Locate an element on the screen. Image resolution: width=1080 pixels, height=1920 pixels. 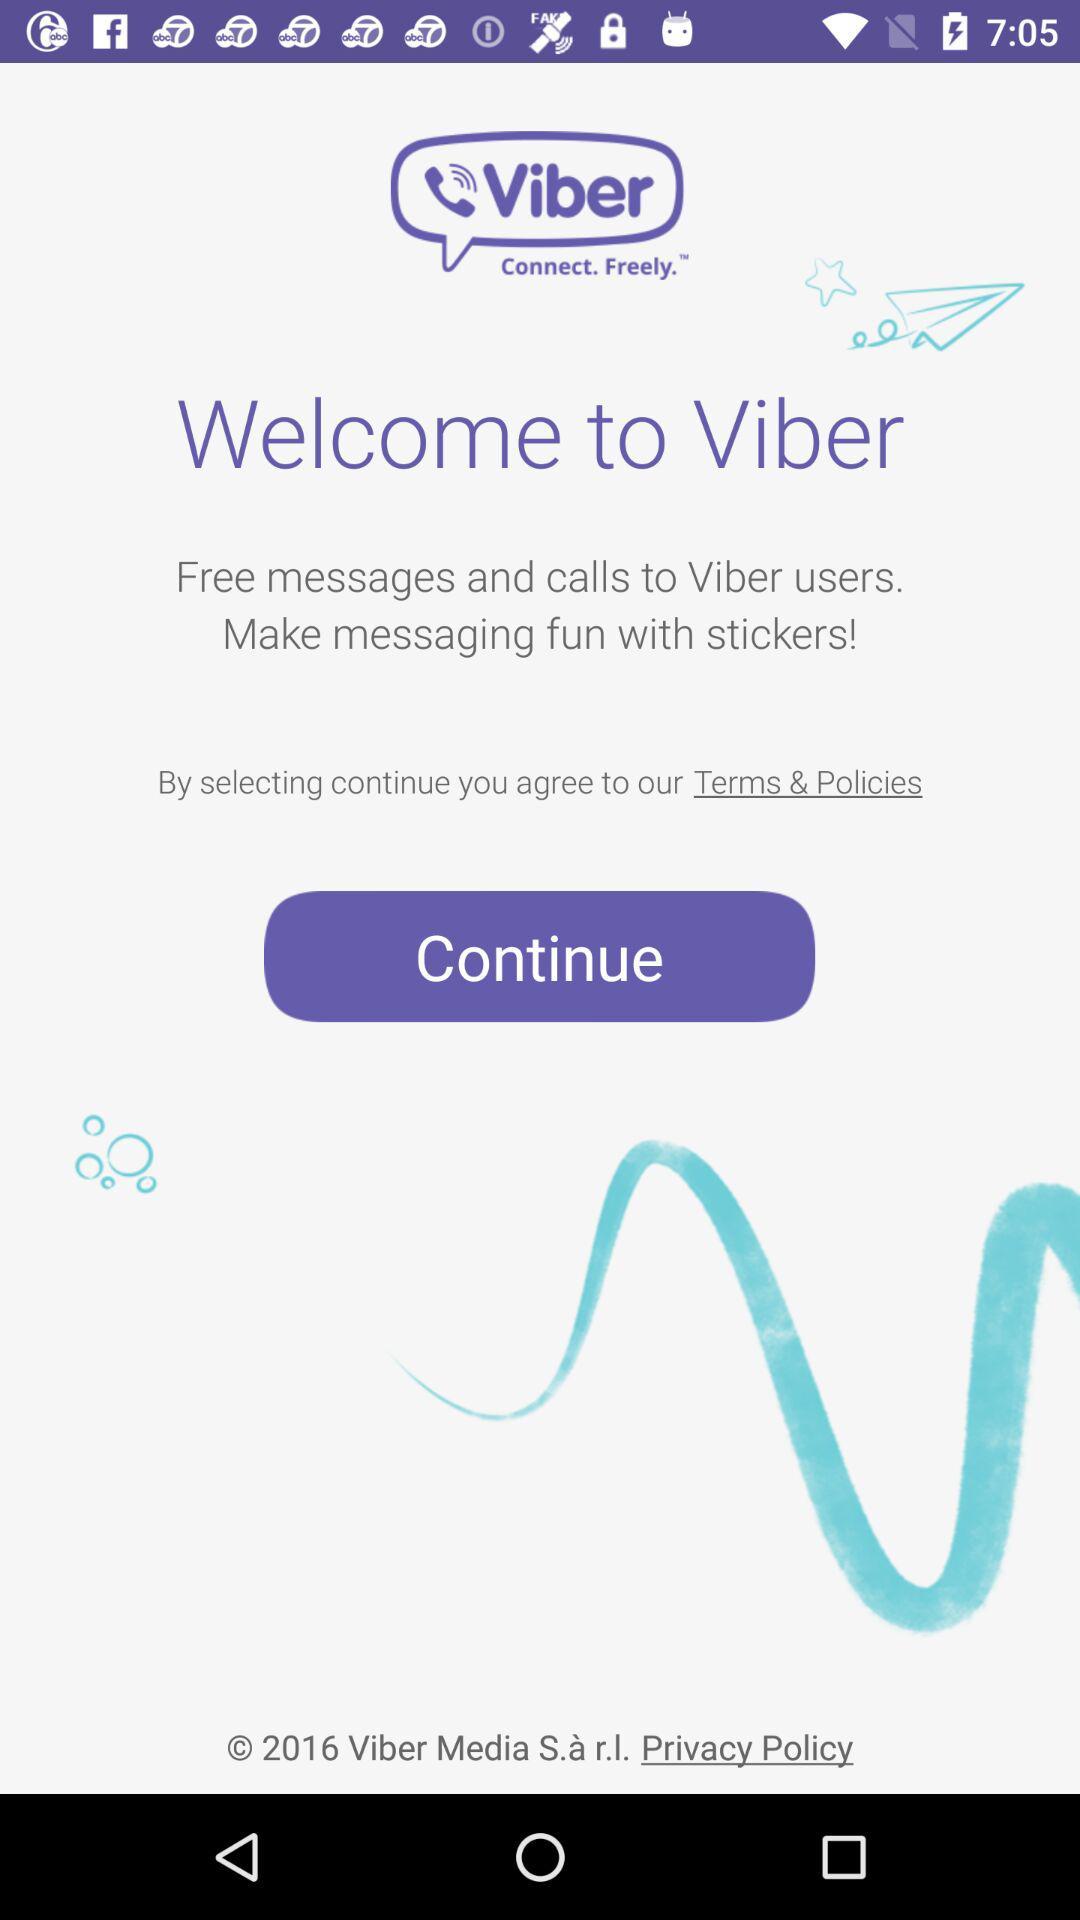
icon next to the by selecting continue is located at coordinates (807, 780).